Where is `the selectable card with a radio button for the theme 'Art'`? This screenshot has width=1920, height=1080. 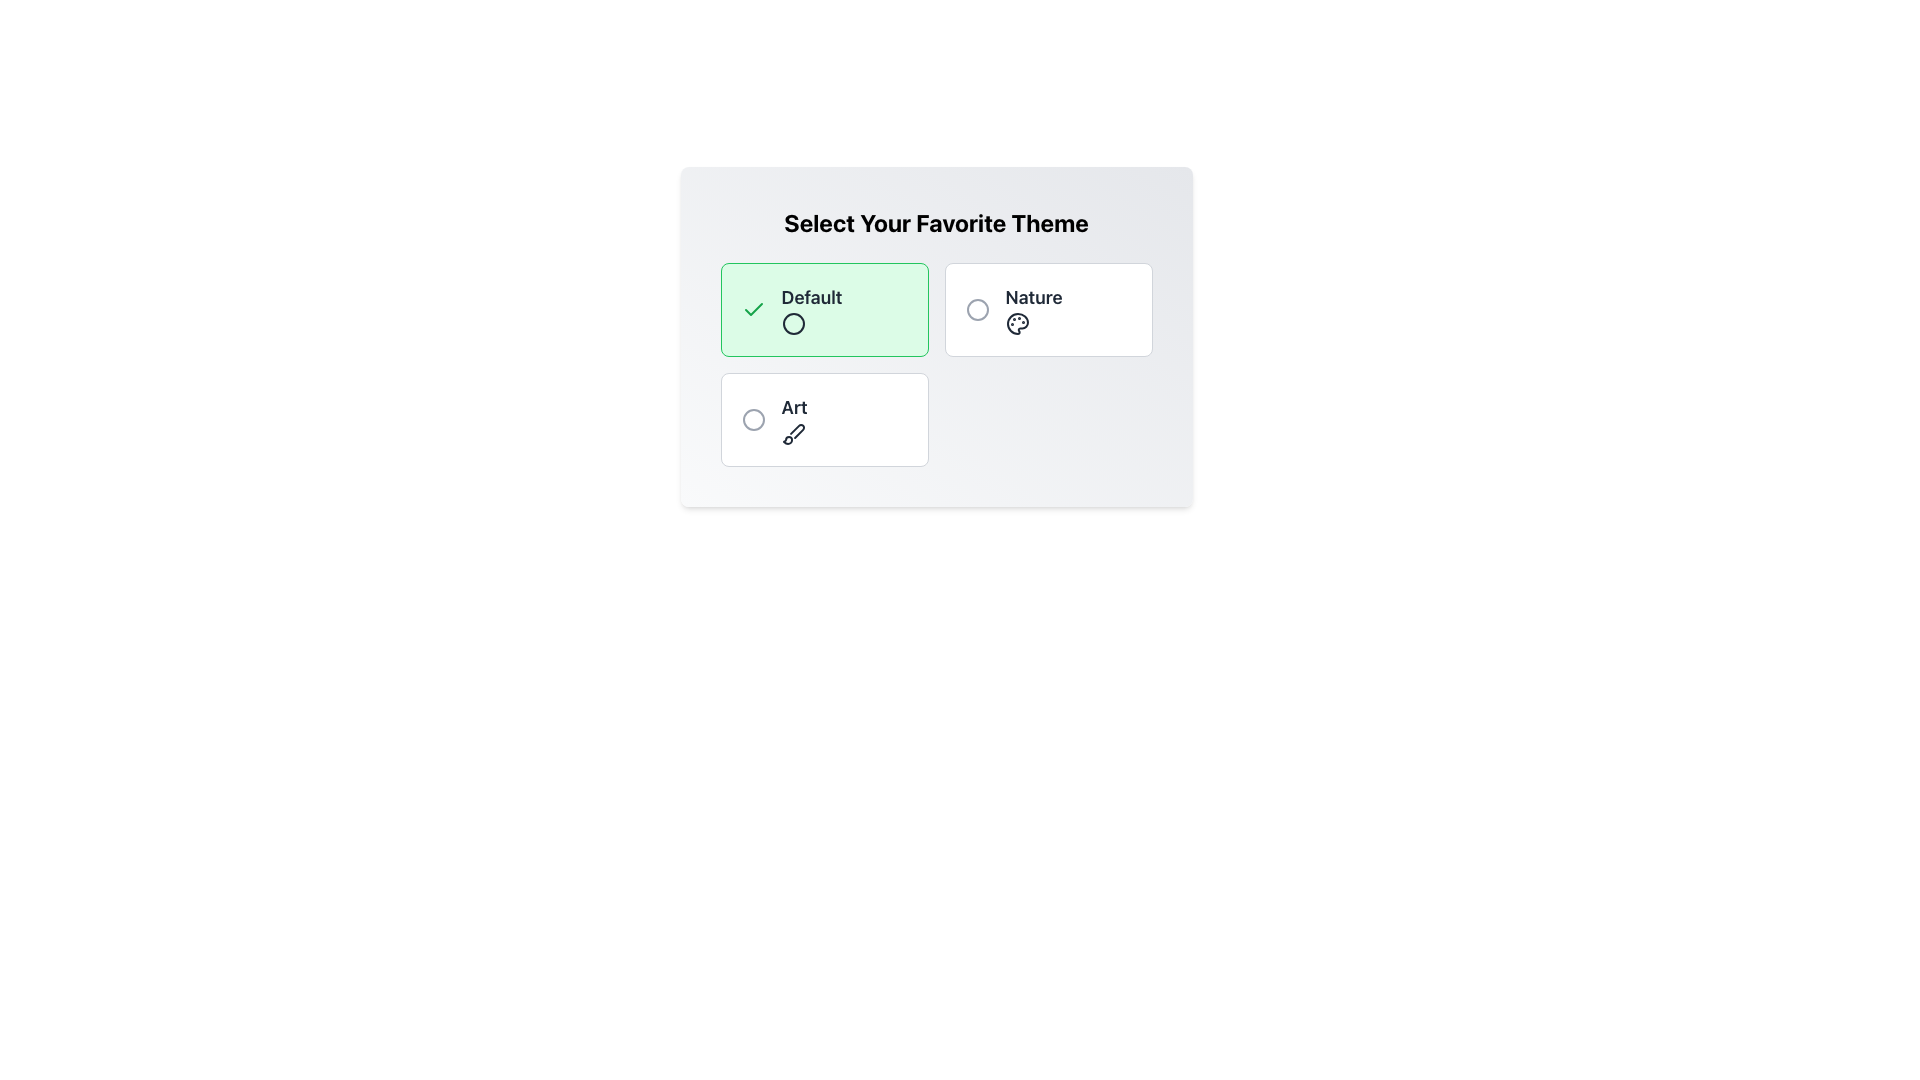 the selectable card with a radio button for the theme 'Art' is located at coordinates (824, 419).